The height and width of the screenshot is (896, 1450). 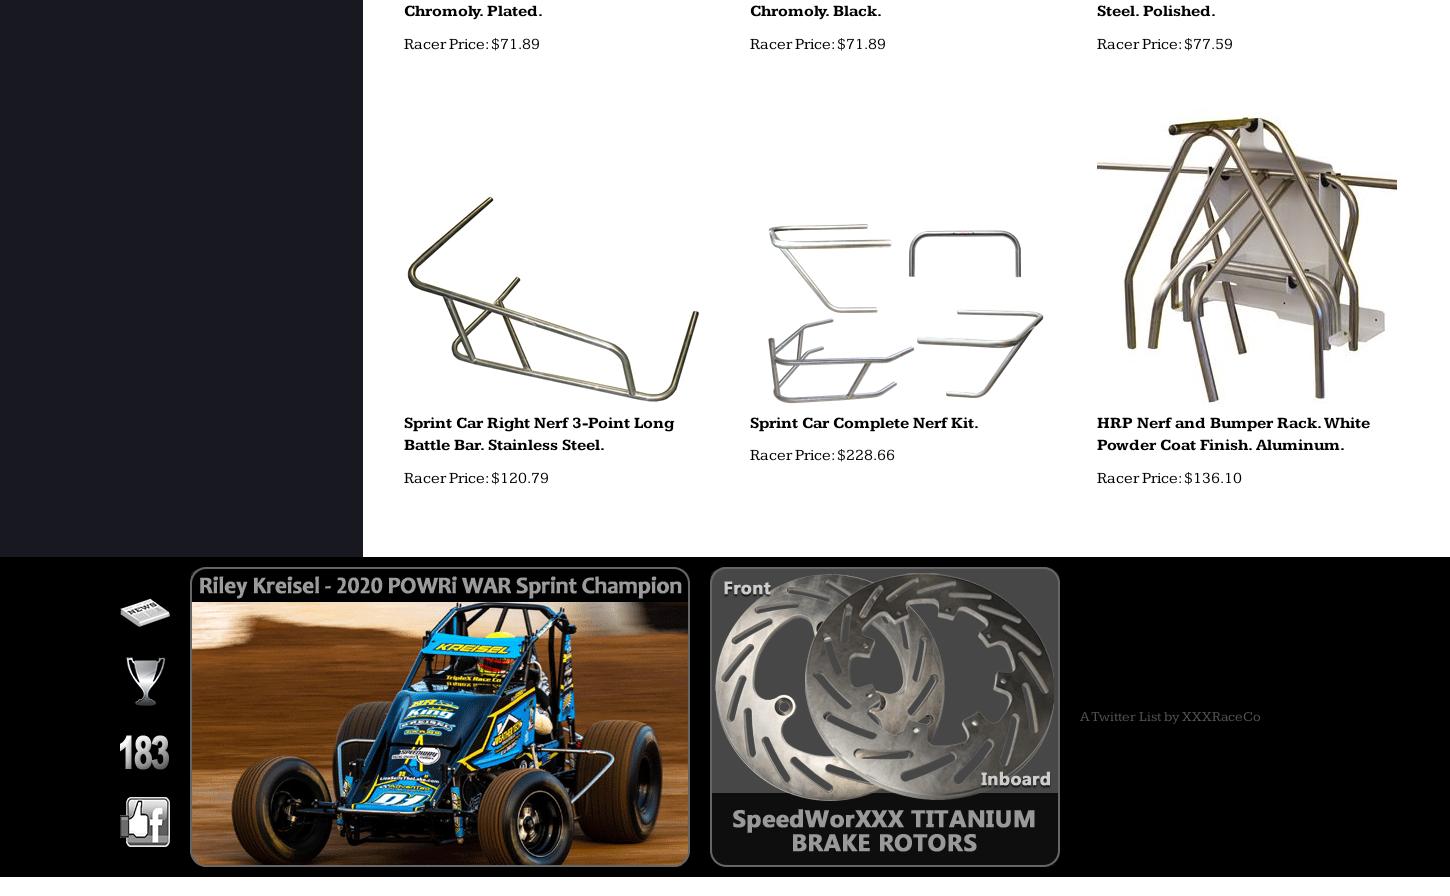 What do you see at coordinates (863, 422) in the screenshot?
I see `'Sprint Car Complete Nerf Kit.'` at bounding box center [863, 422].